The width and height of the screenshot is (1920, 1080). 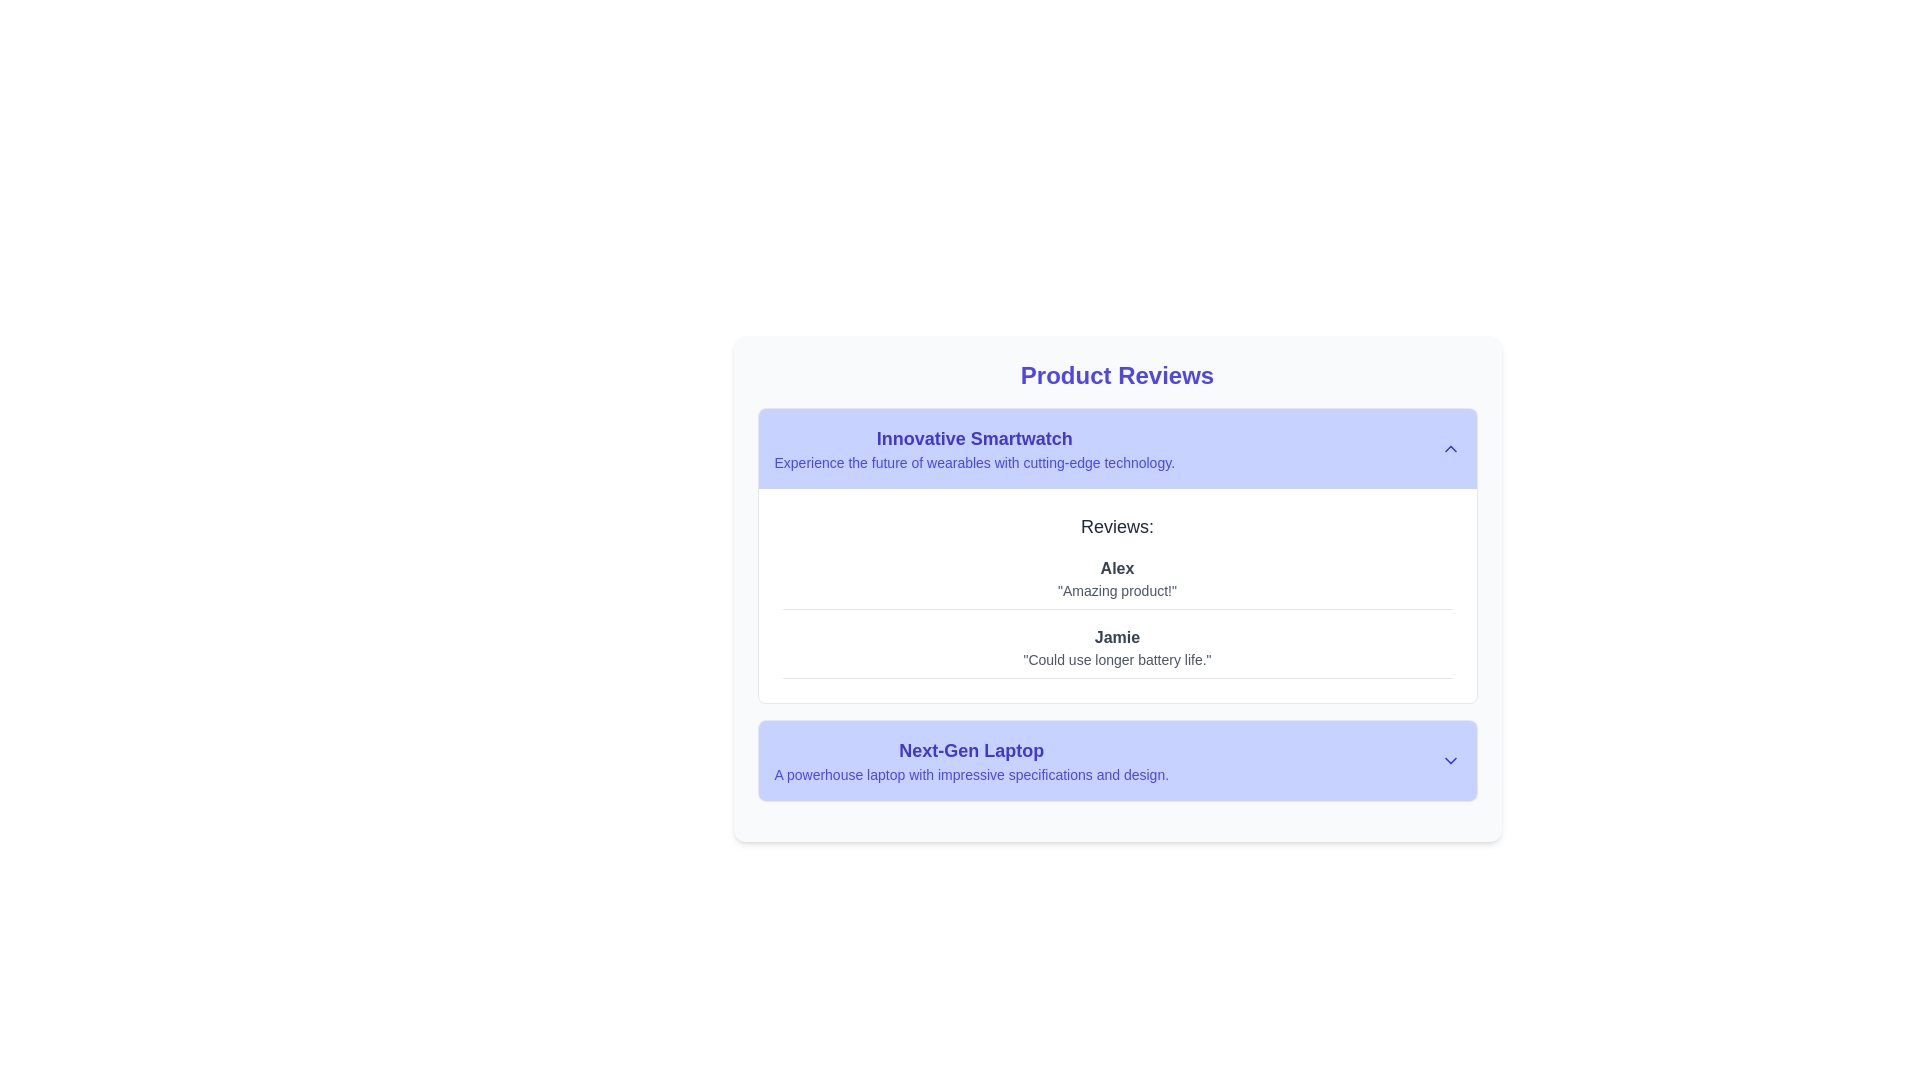 What do you see at coordinates (971, 774) in the screenshot?
I see `text label displaying 'A powerhouse laptop with impressive specifications and design.' positioned below the title 'Next-Gen Laptop'` at bounding box center [971, 774].